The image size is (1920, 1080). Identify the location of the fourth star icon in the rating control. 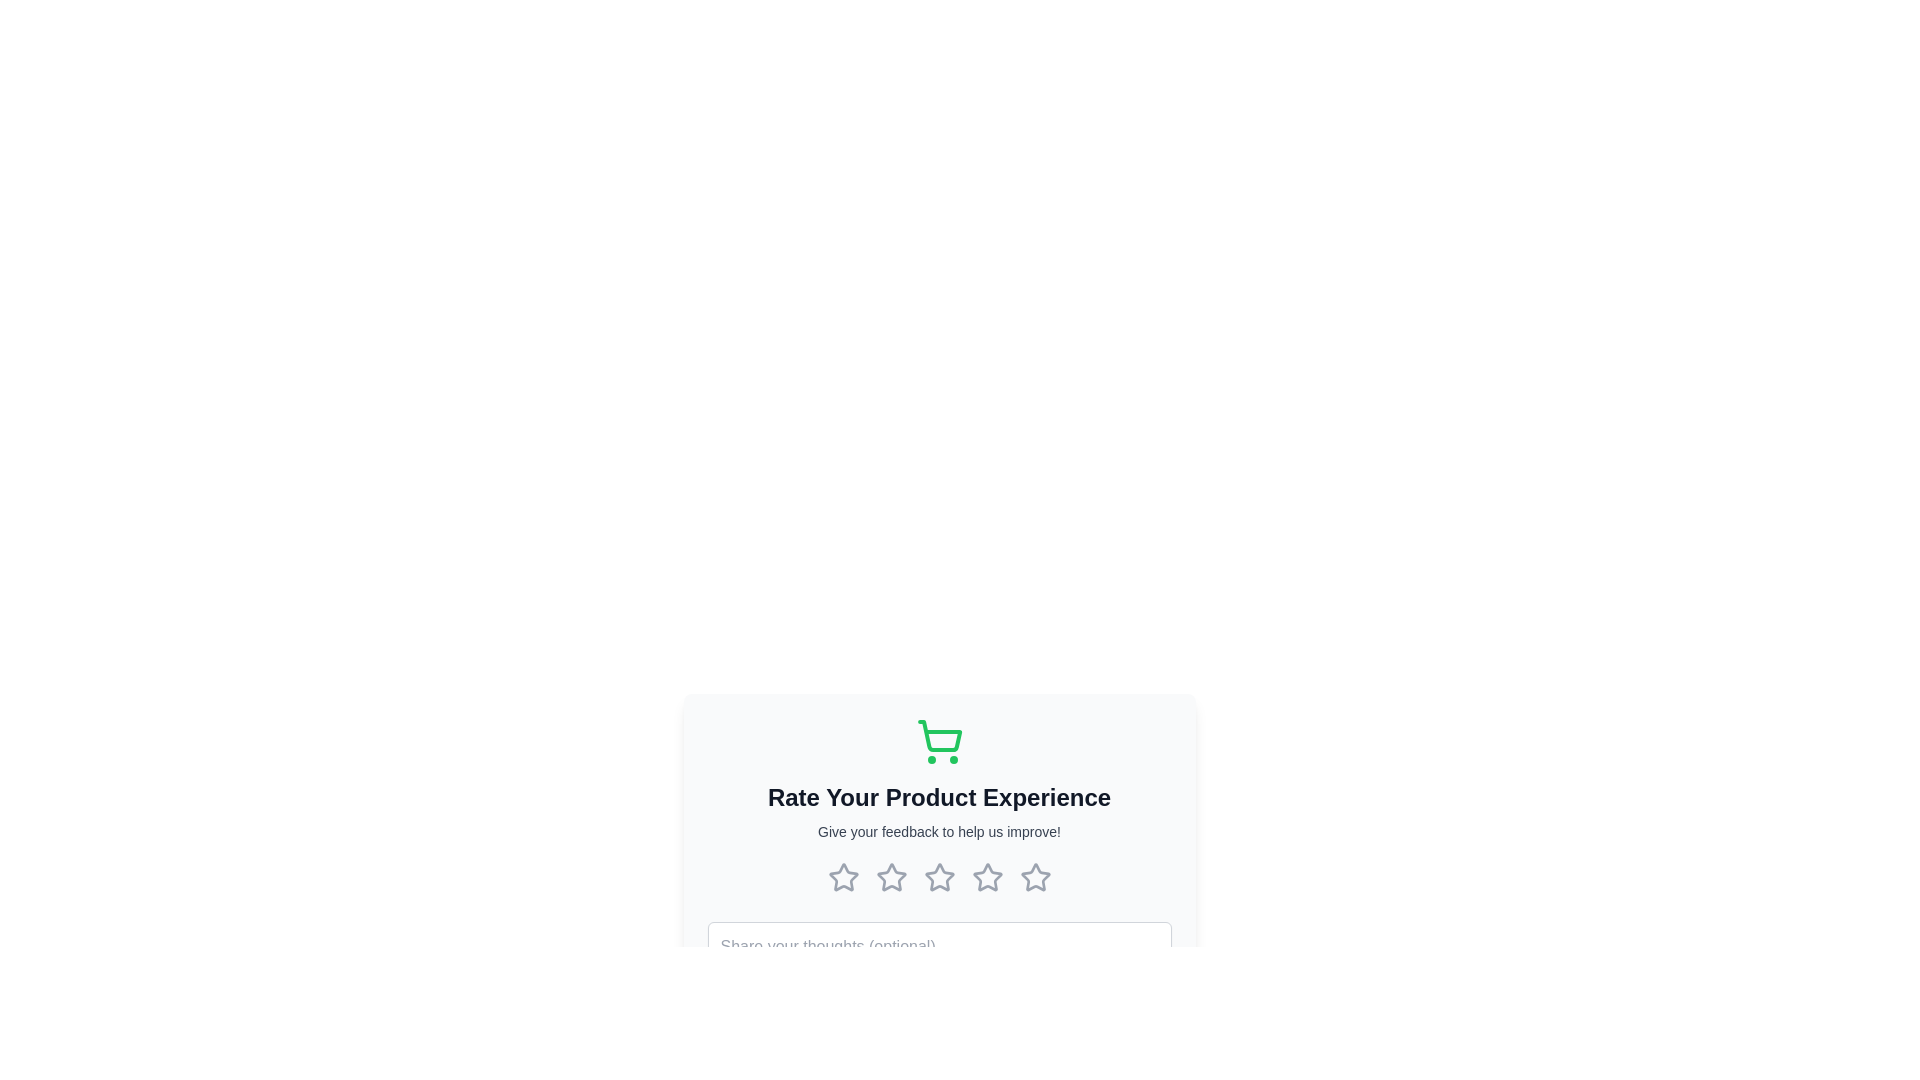
(987, 875).